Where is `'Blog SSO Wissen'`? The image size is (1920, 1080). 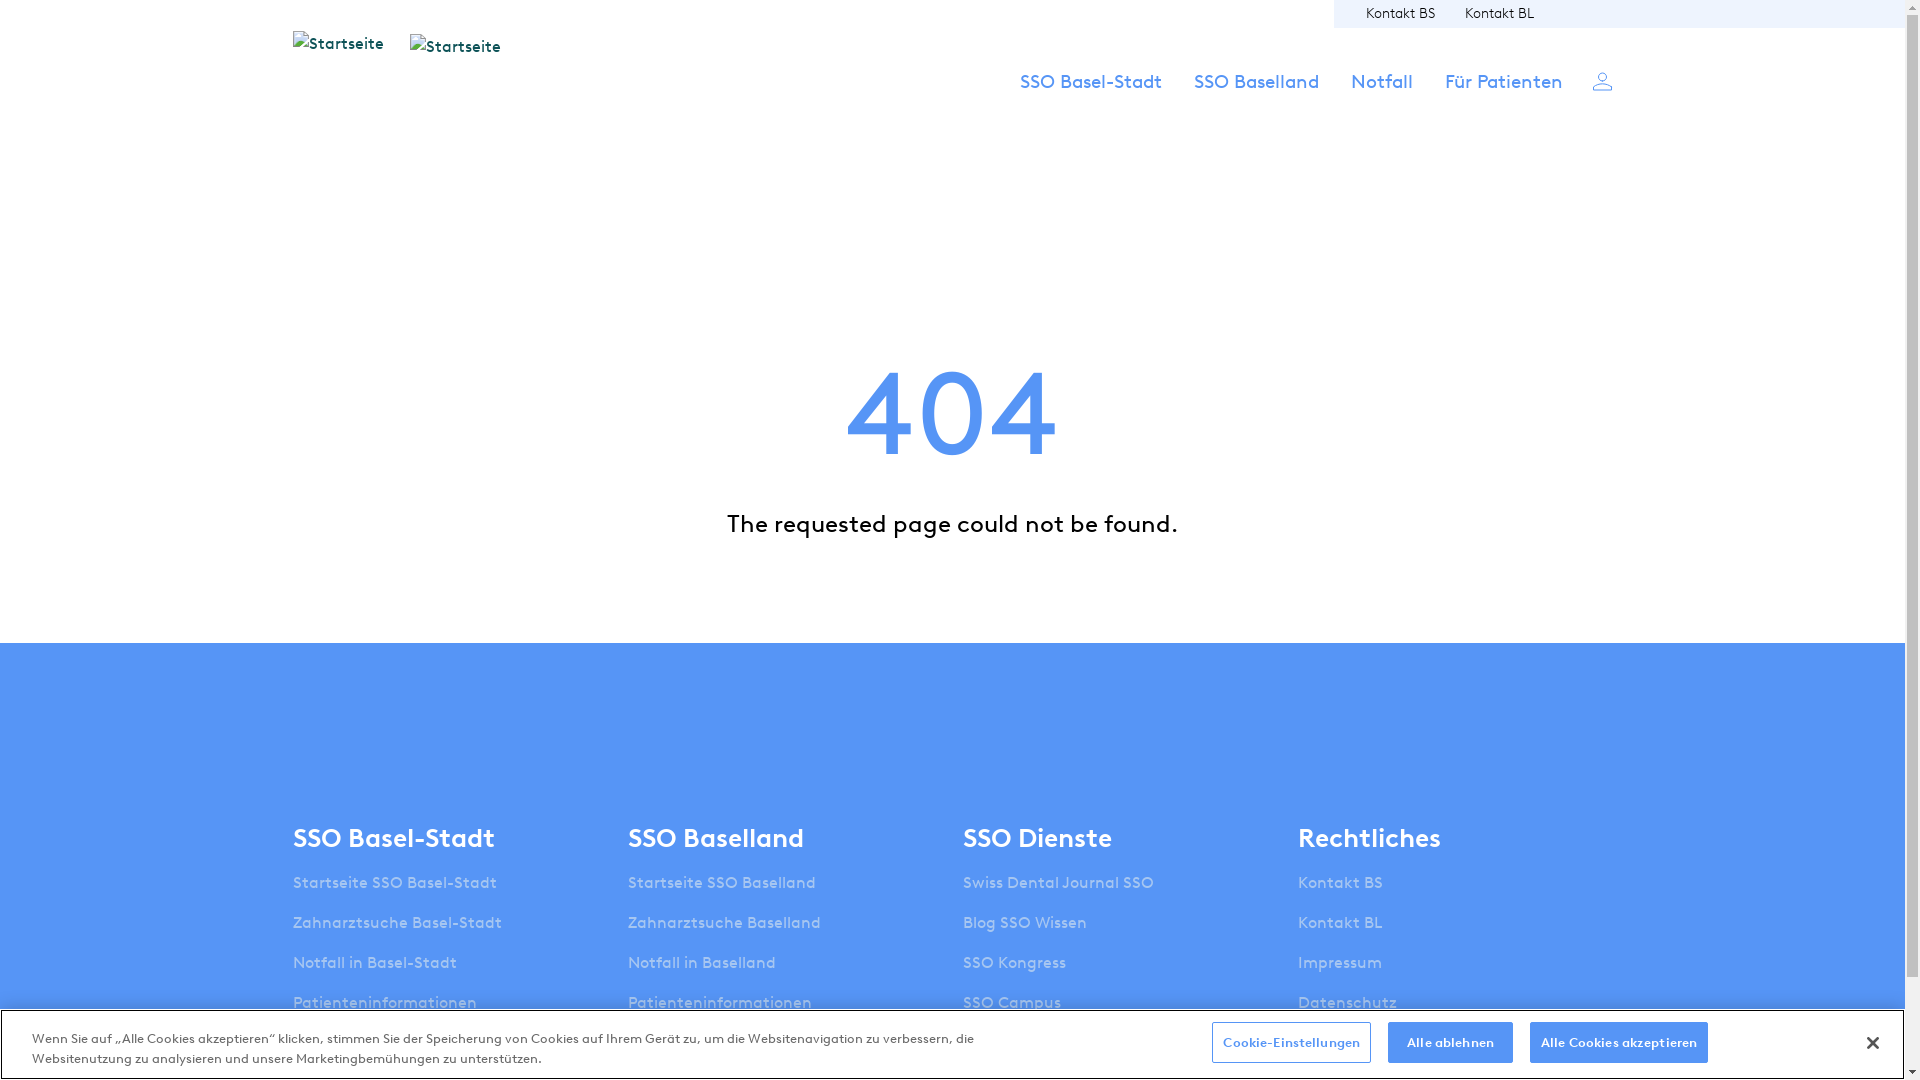 'Blog SSO Wissen' is located at coordinates (1025, 922).